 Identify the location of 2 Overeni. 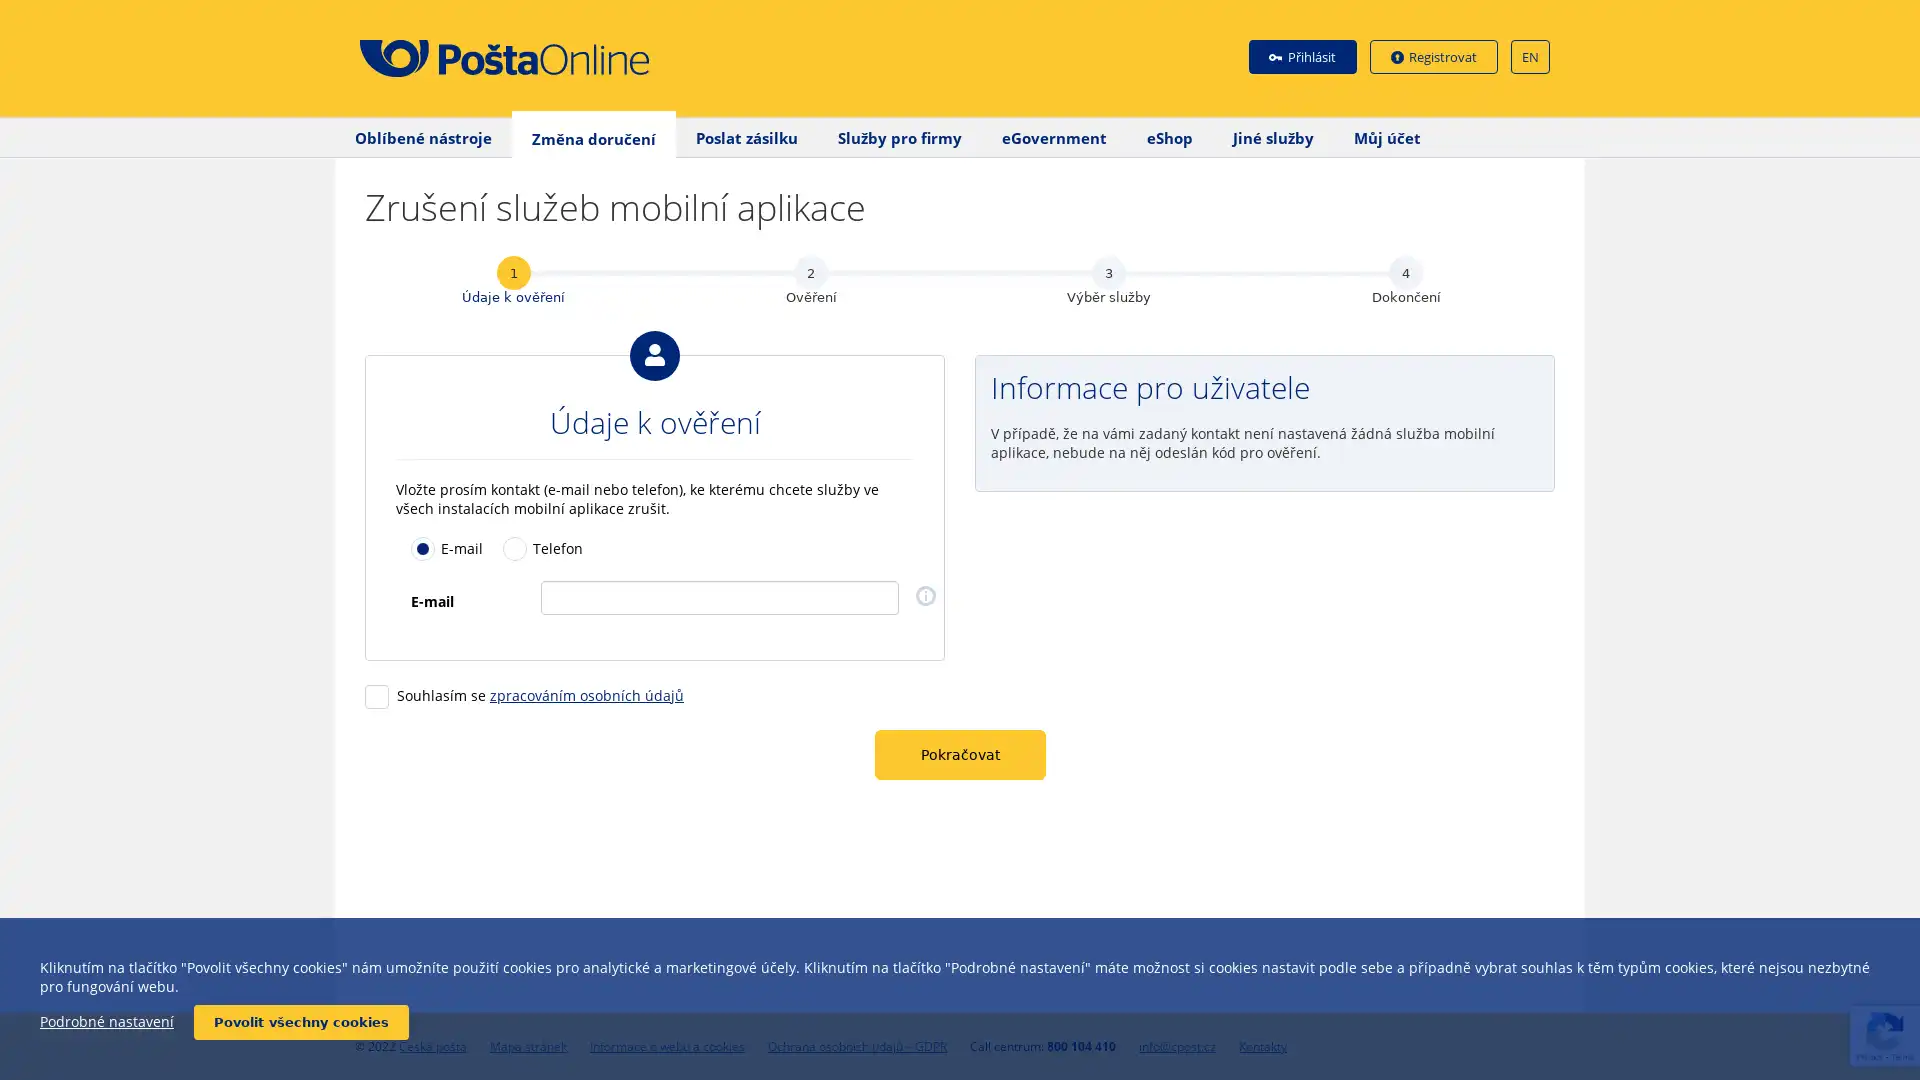
(810, 279).